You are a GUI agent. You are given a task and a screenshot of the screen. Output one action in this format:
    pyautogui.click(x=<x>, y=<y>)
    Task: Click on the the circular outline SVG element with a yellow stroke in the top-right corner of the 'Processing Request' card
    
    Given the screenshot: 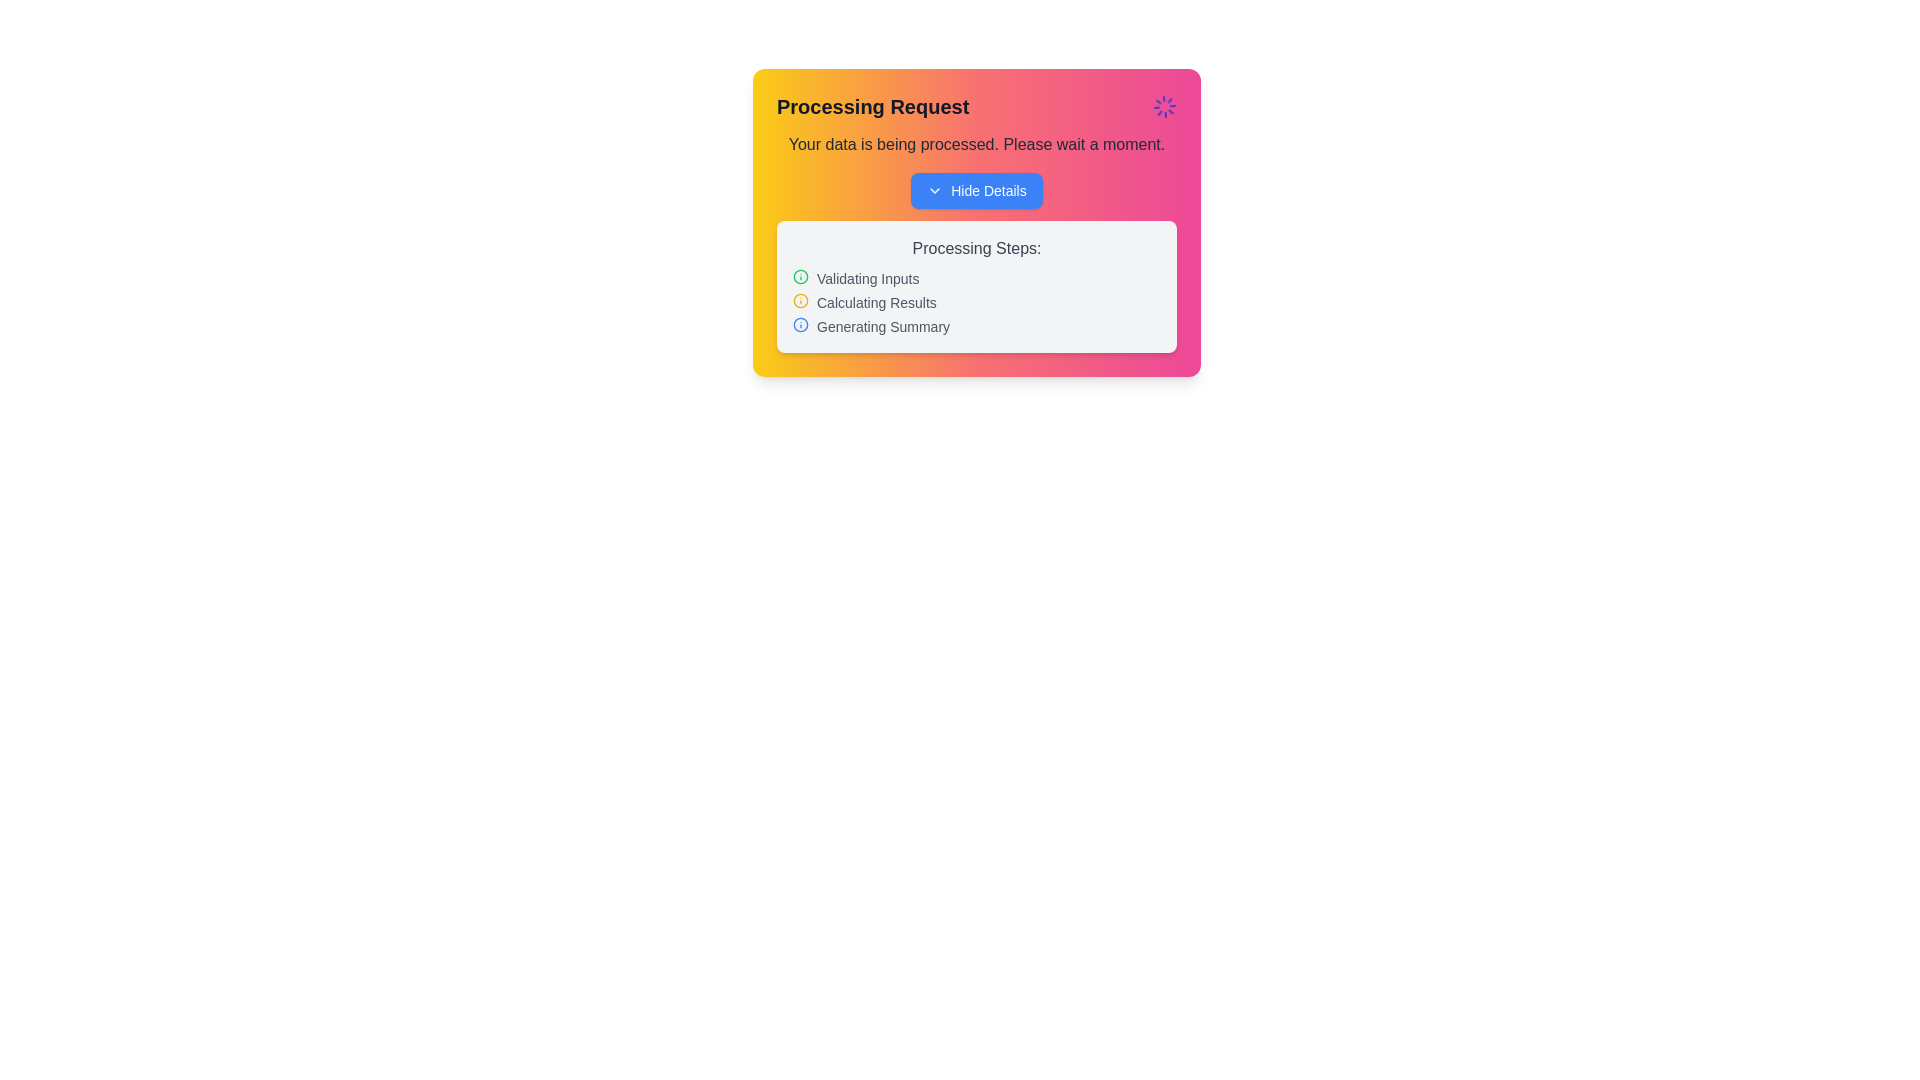 What is the action you would take?
    pyautogui.click(x=801, y=300)
    